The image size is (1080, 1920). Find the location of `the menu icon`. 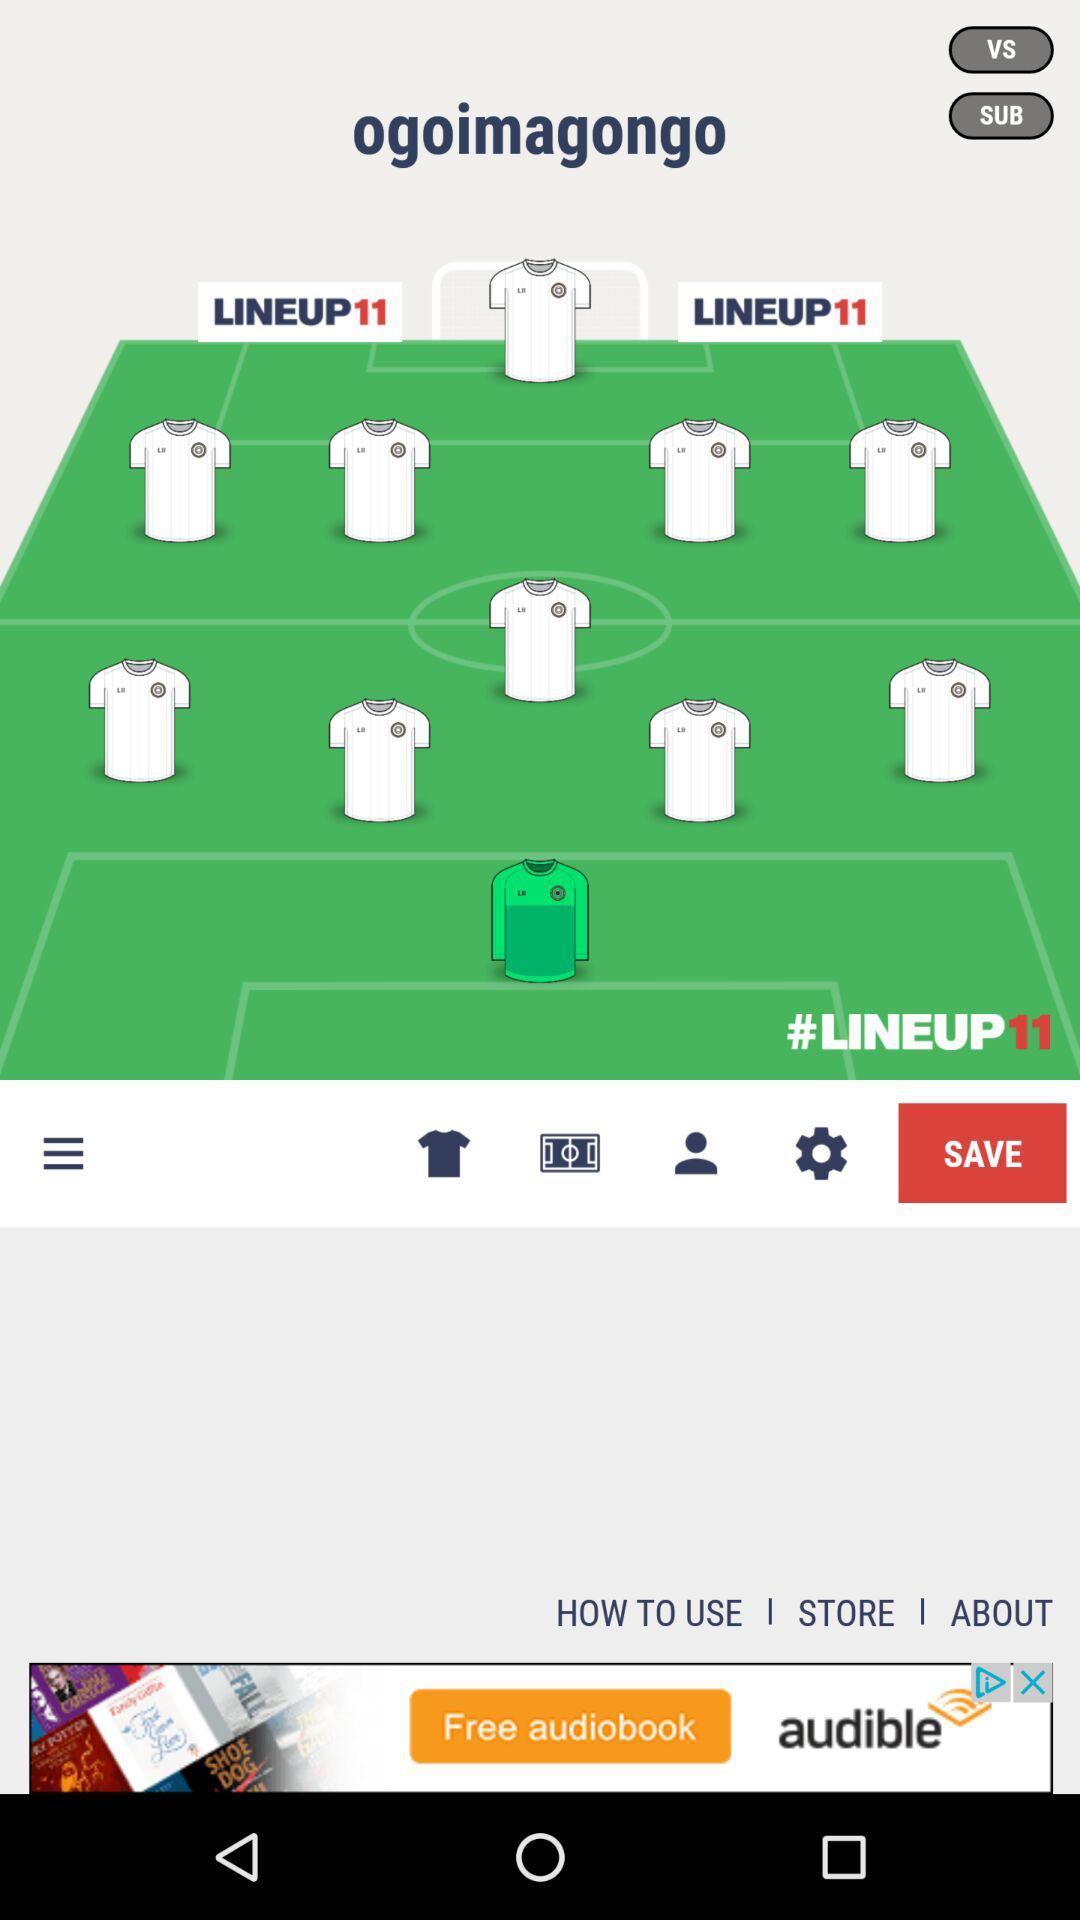

the menu icon is located at coordinates (61, 1153).